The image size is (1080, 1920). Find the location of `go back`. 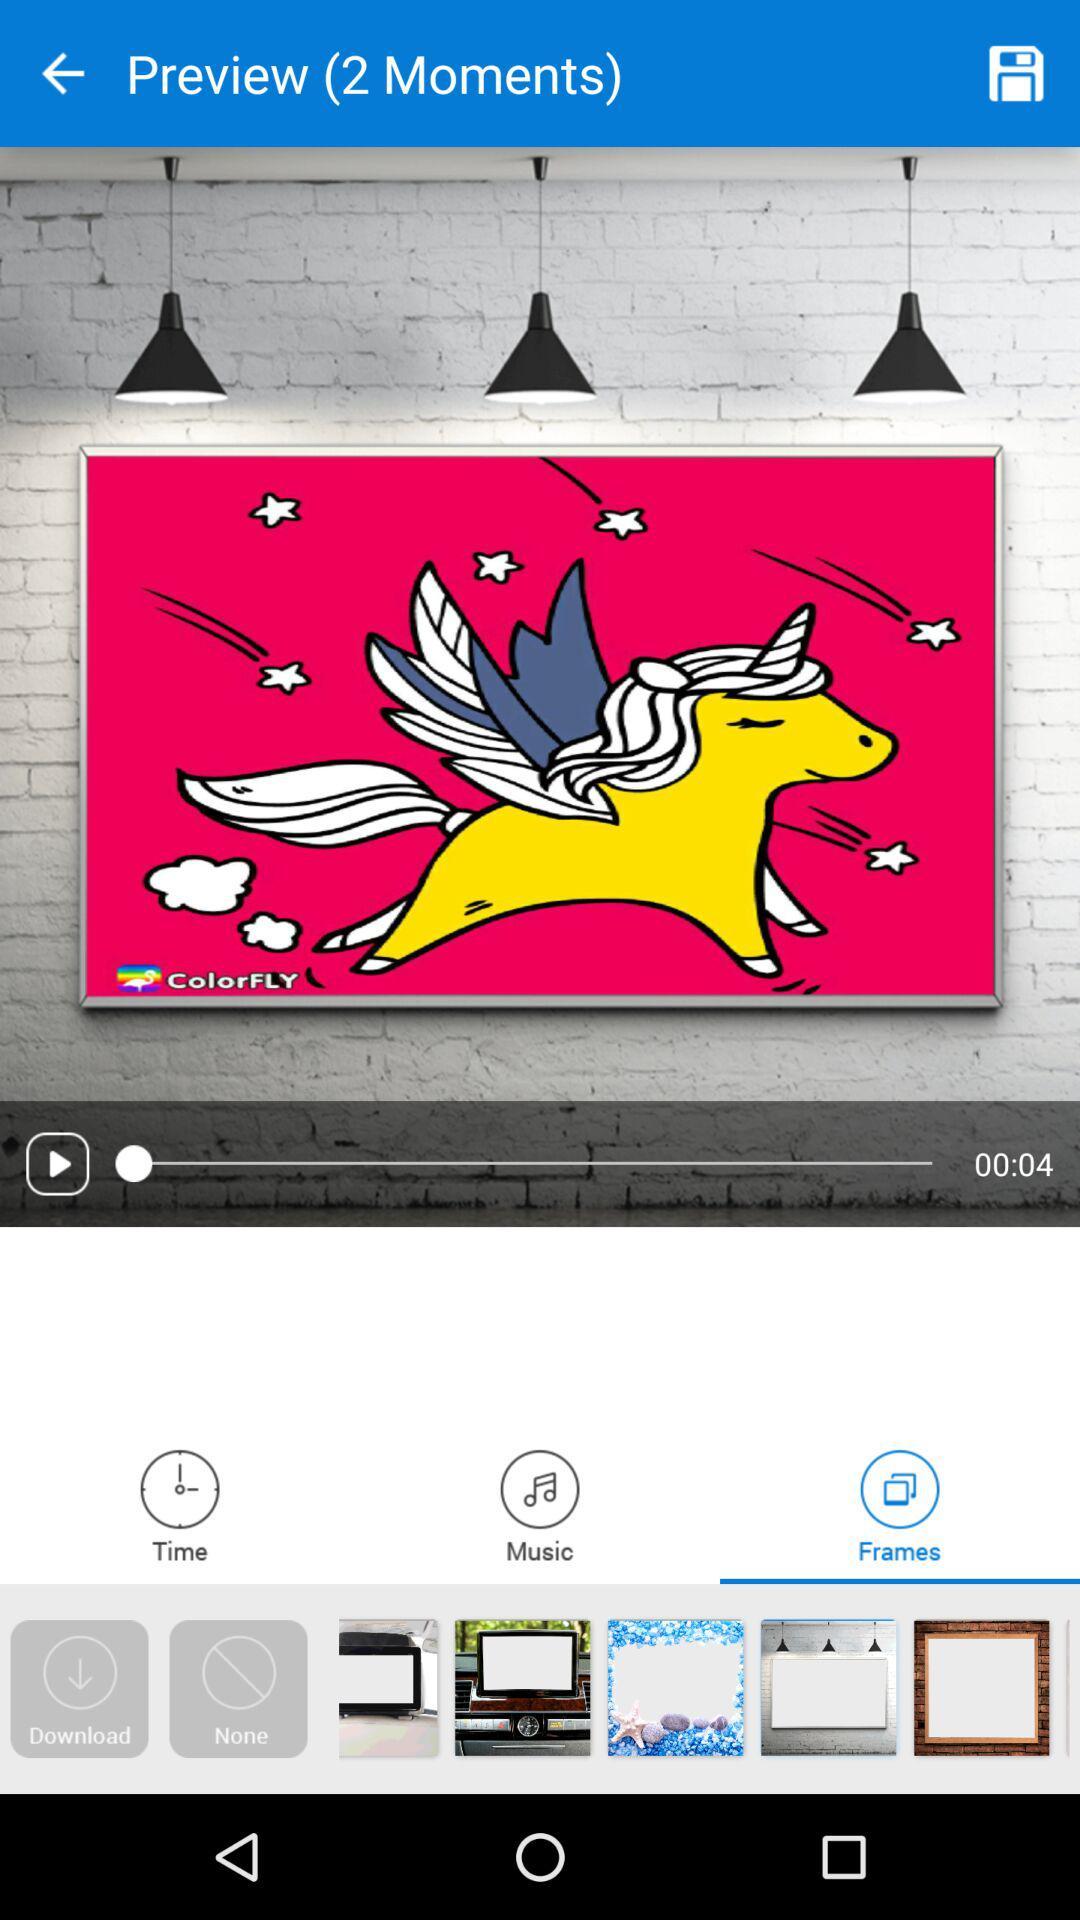

go back is located at coordinates (61, 73).